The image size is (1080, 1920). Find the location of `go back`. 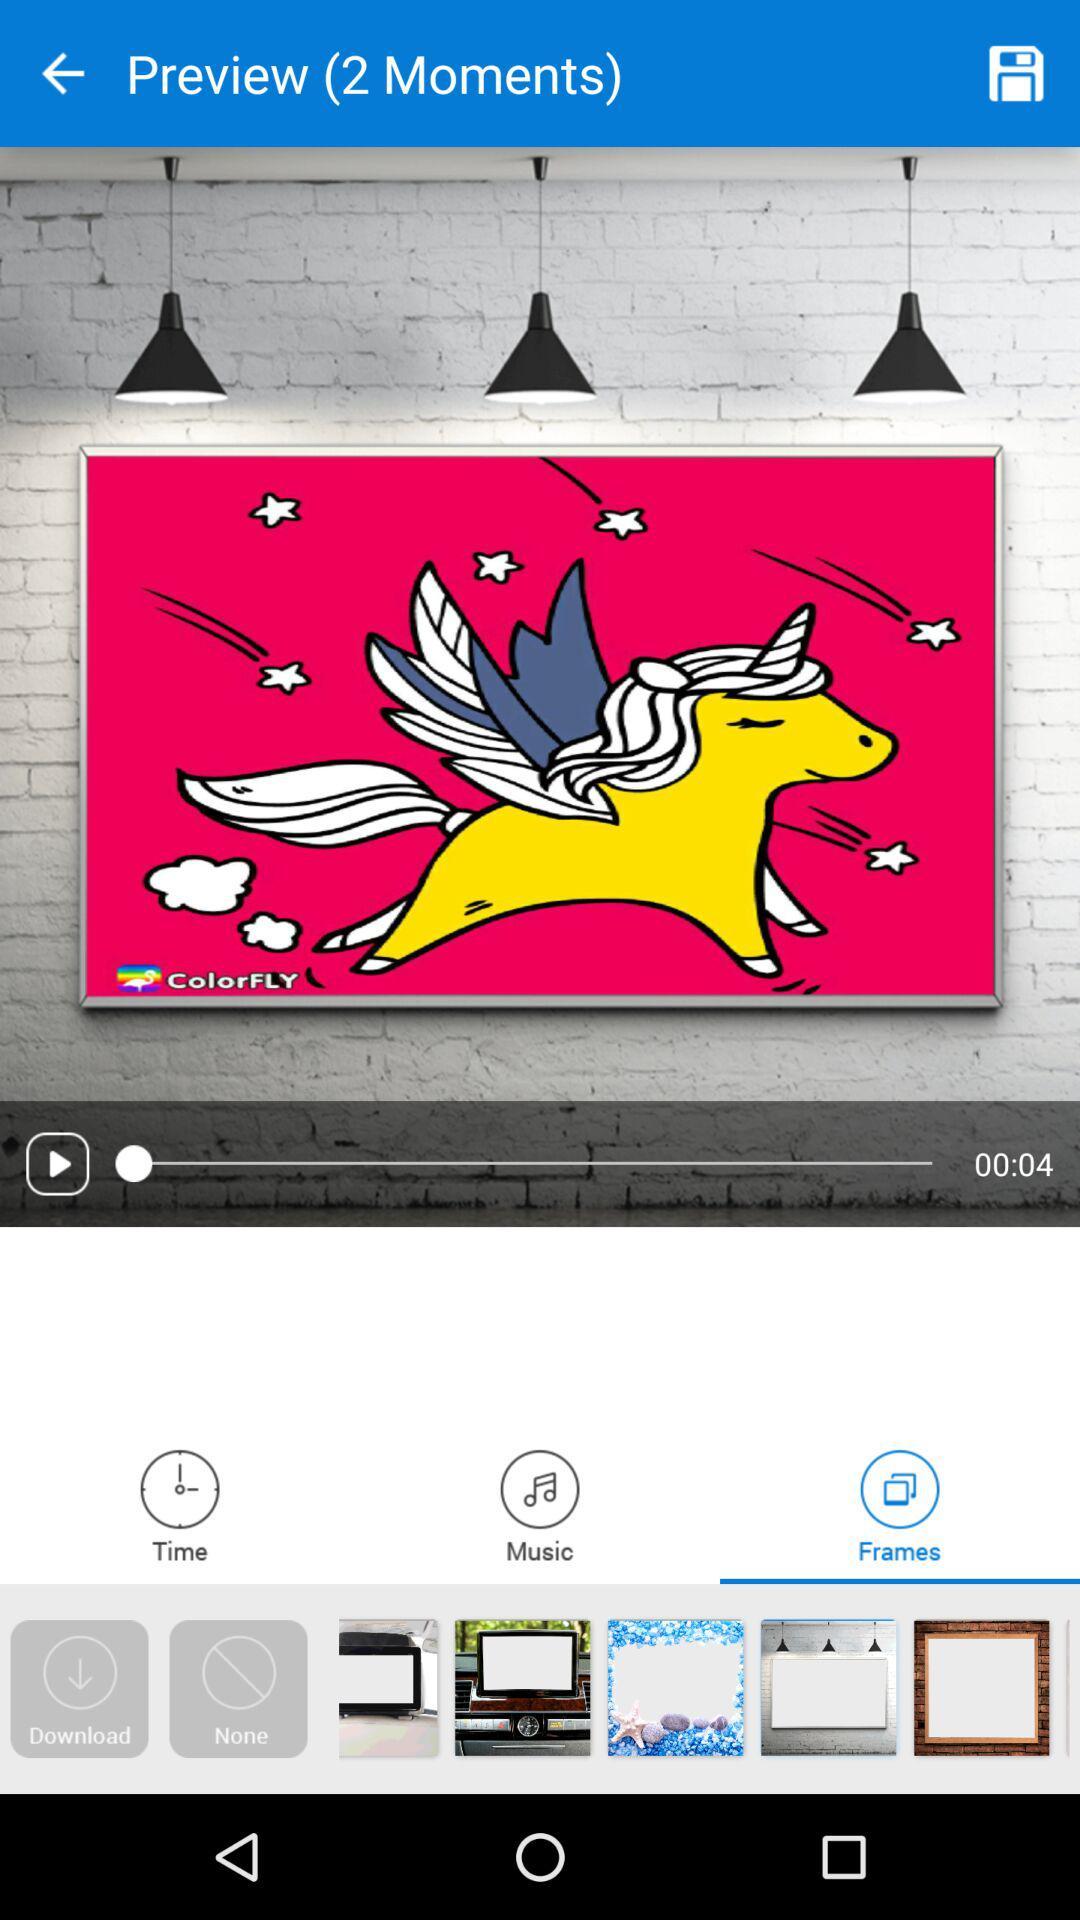

go back is located at coordinates (61, 73).